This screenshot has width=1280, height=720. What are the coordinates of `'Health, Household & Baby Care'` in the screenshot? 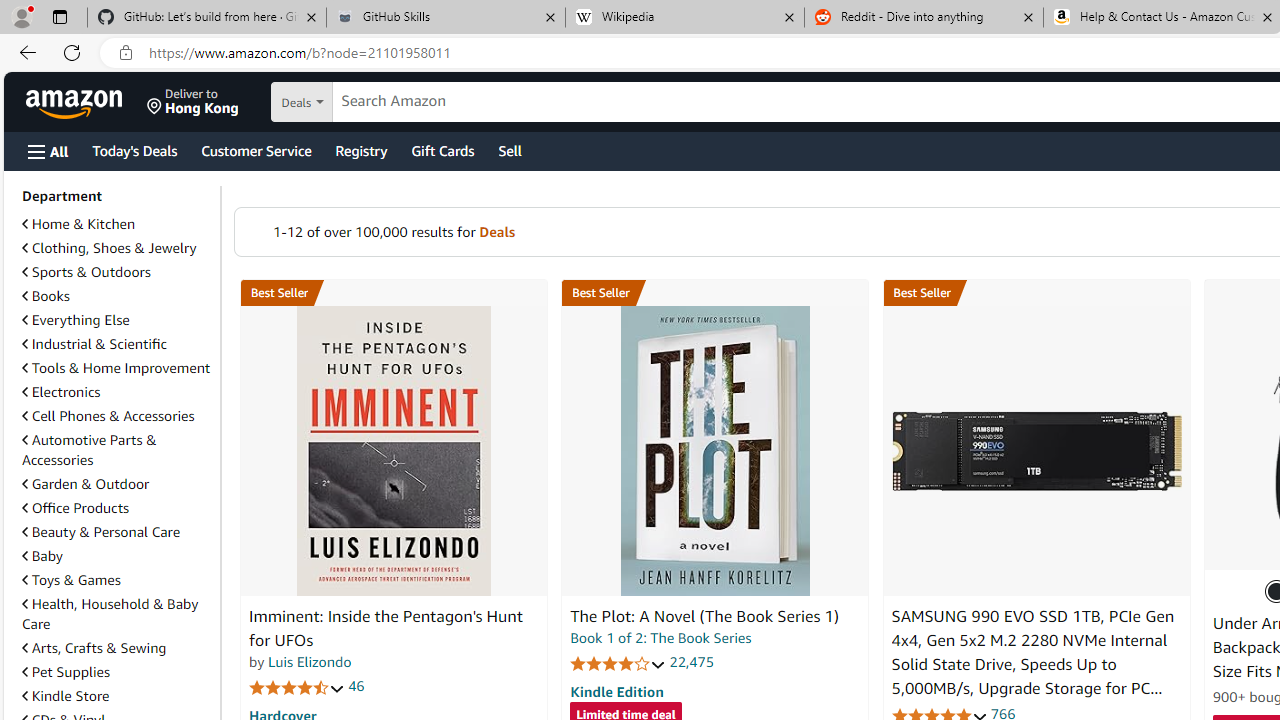 It's located at (109, 612).